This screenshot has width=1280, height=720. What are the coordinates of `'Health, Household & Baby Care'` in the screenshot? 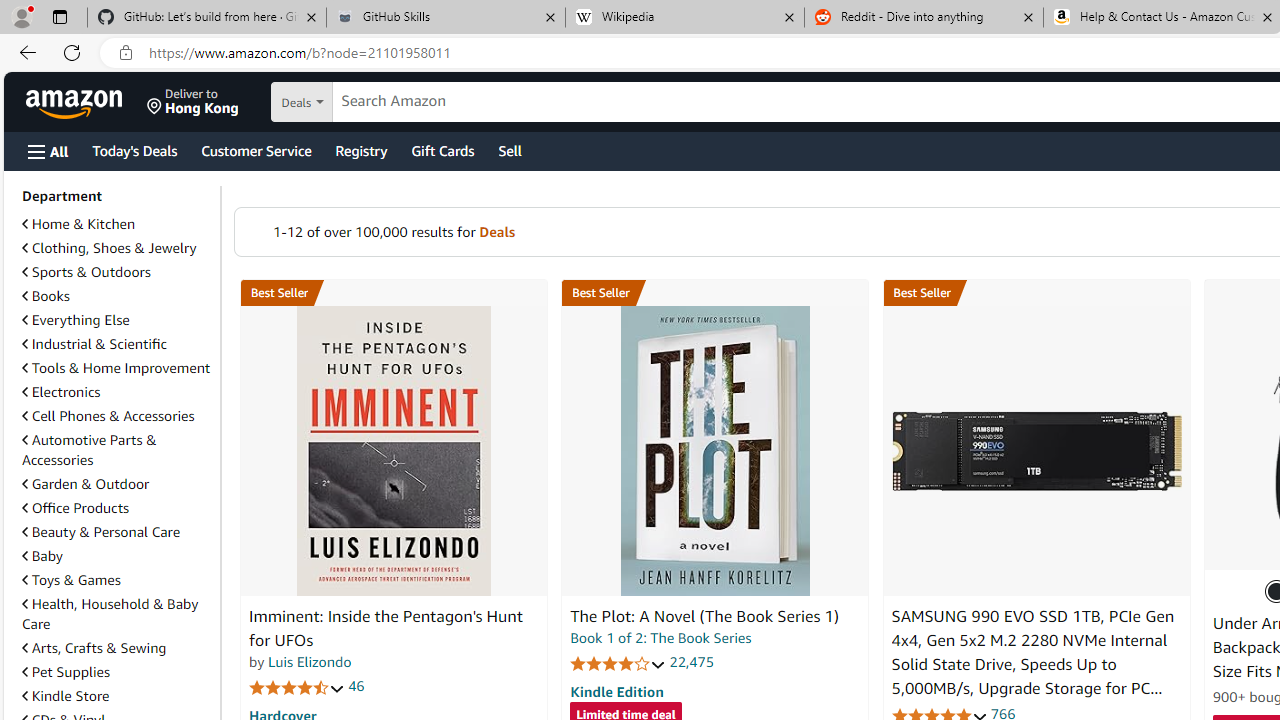 It's located at (109, 612).